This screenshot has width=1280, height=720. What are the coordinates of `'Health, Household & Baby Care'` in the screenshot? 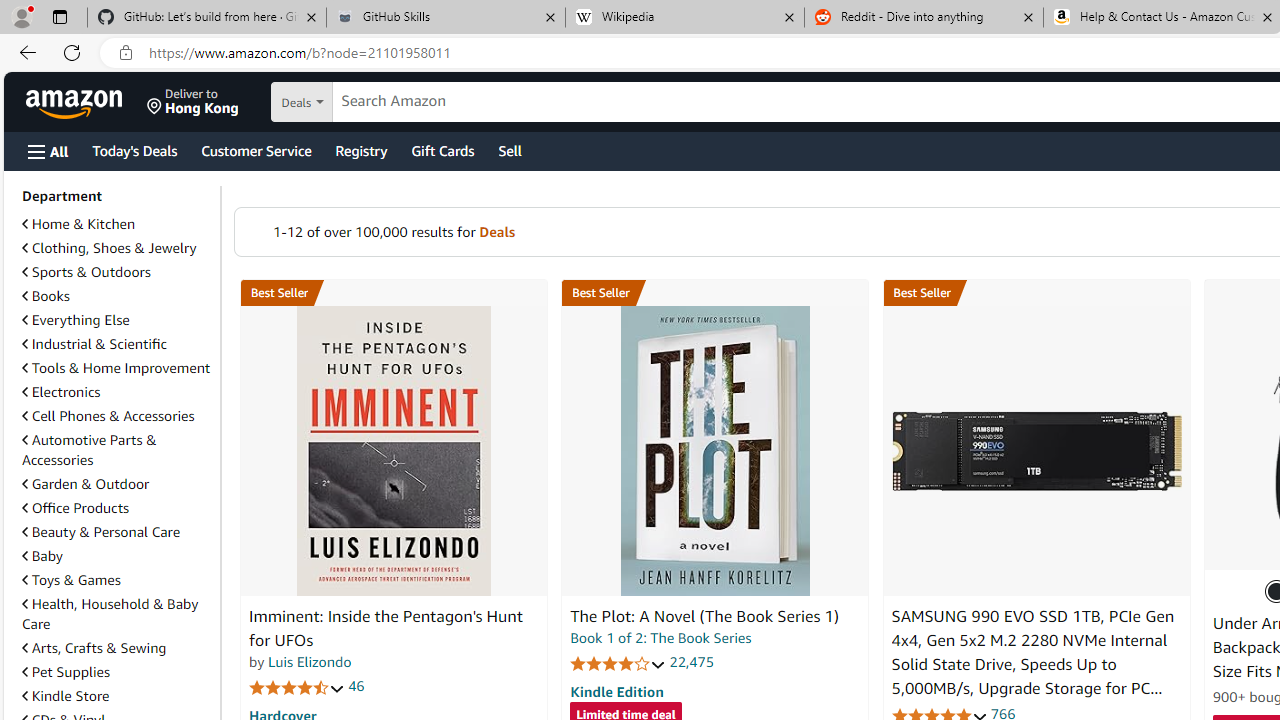 It's located at (109, 612).